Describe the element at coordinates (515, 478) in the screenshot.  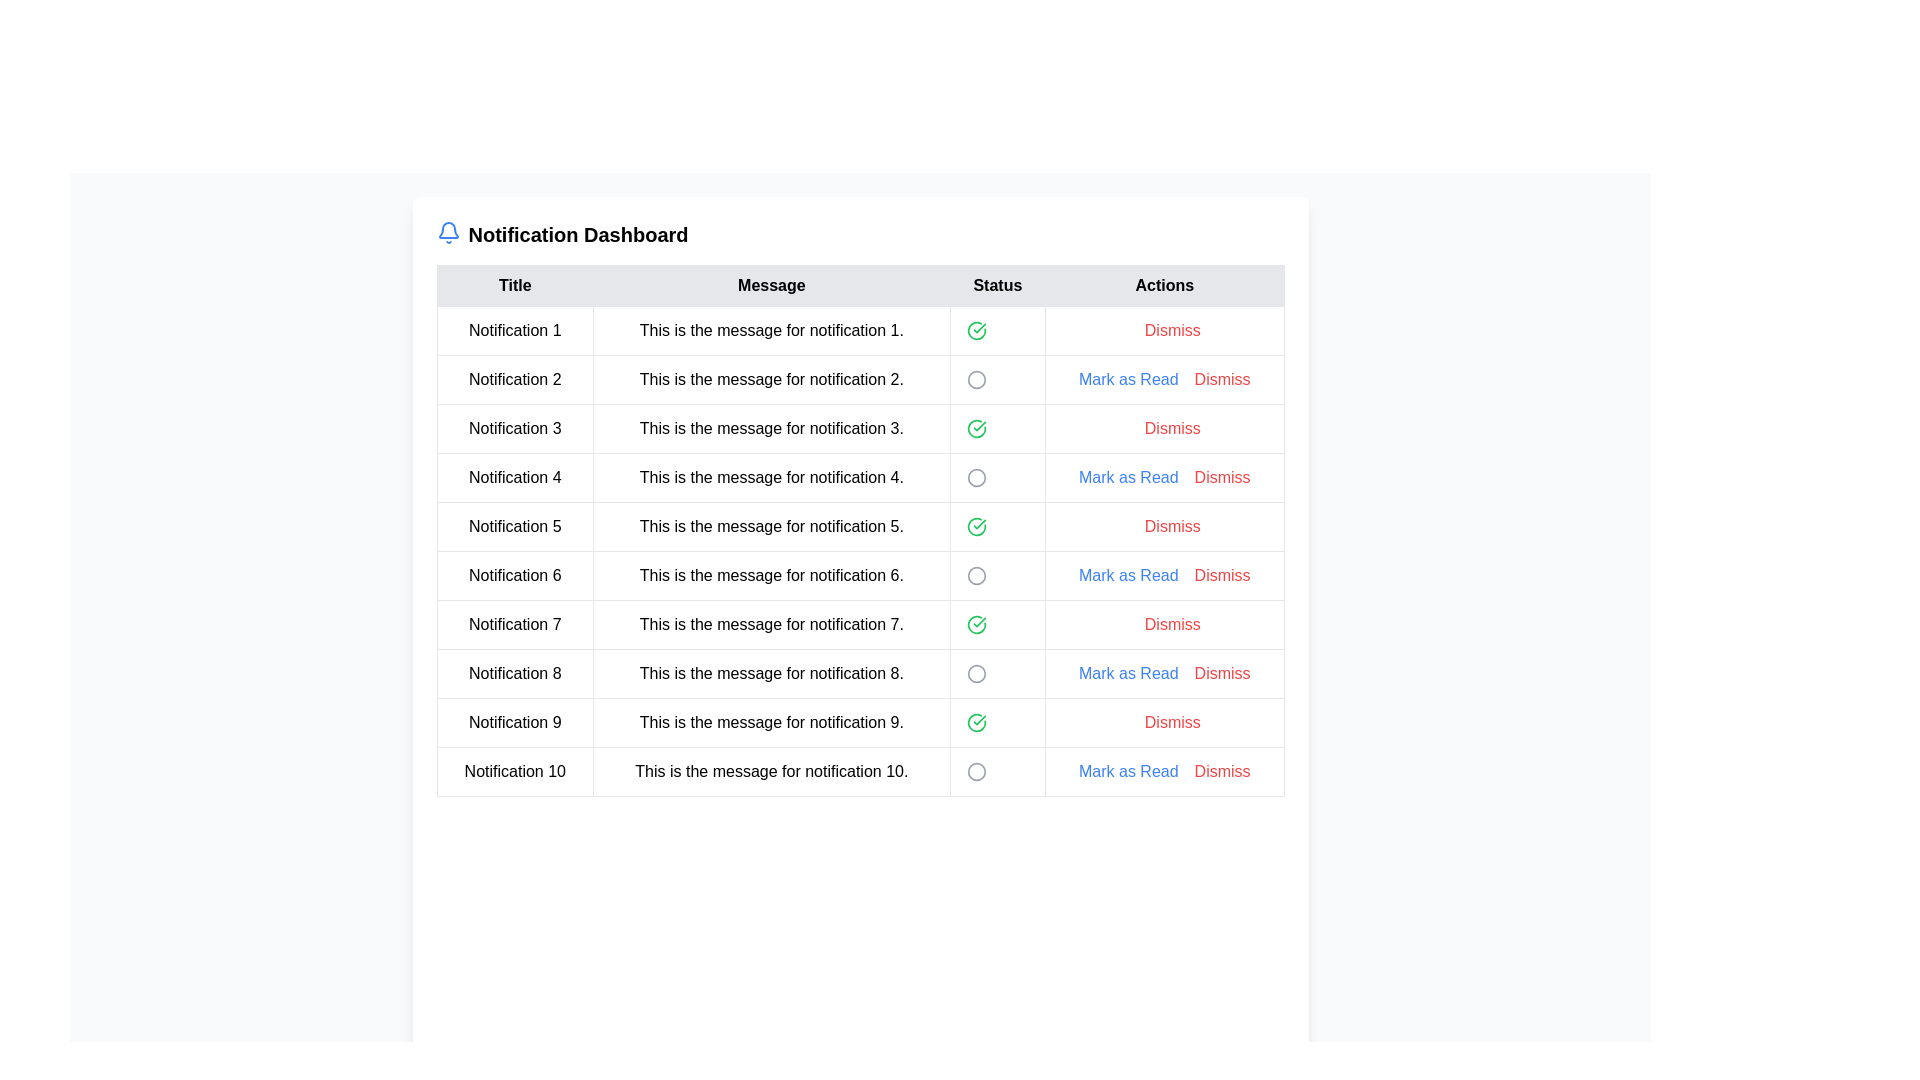
I see `the Text Label in the fourth row of the notification table, which identifies the notification related to 'This is the message for notification 4.'` at that location.